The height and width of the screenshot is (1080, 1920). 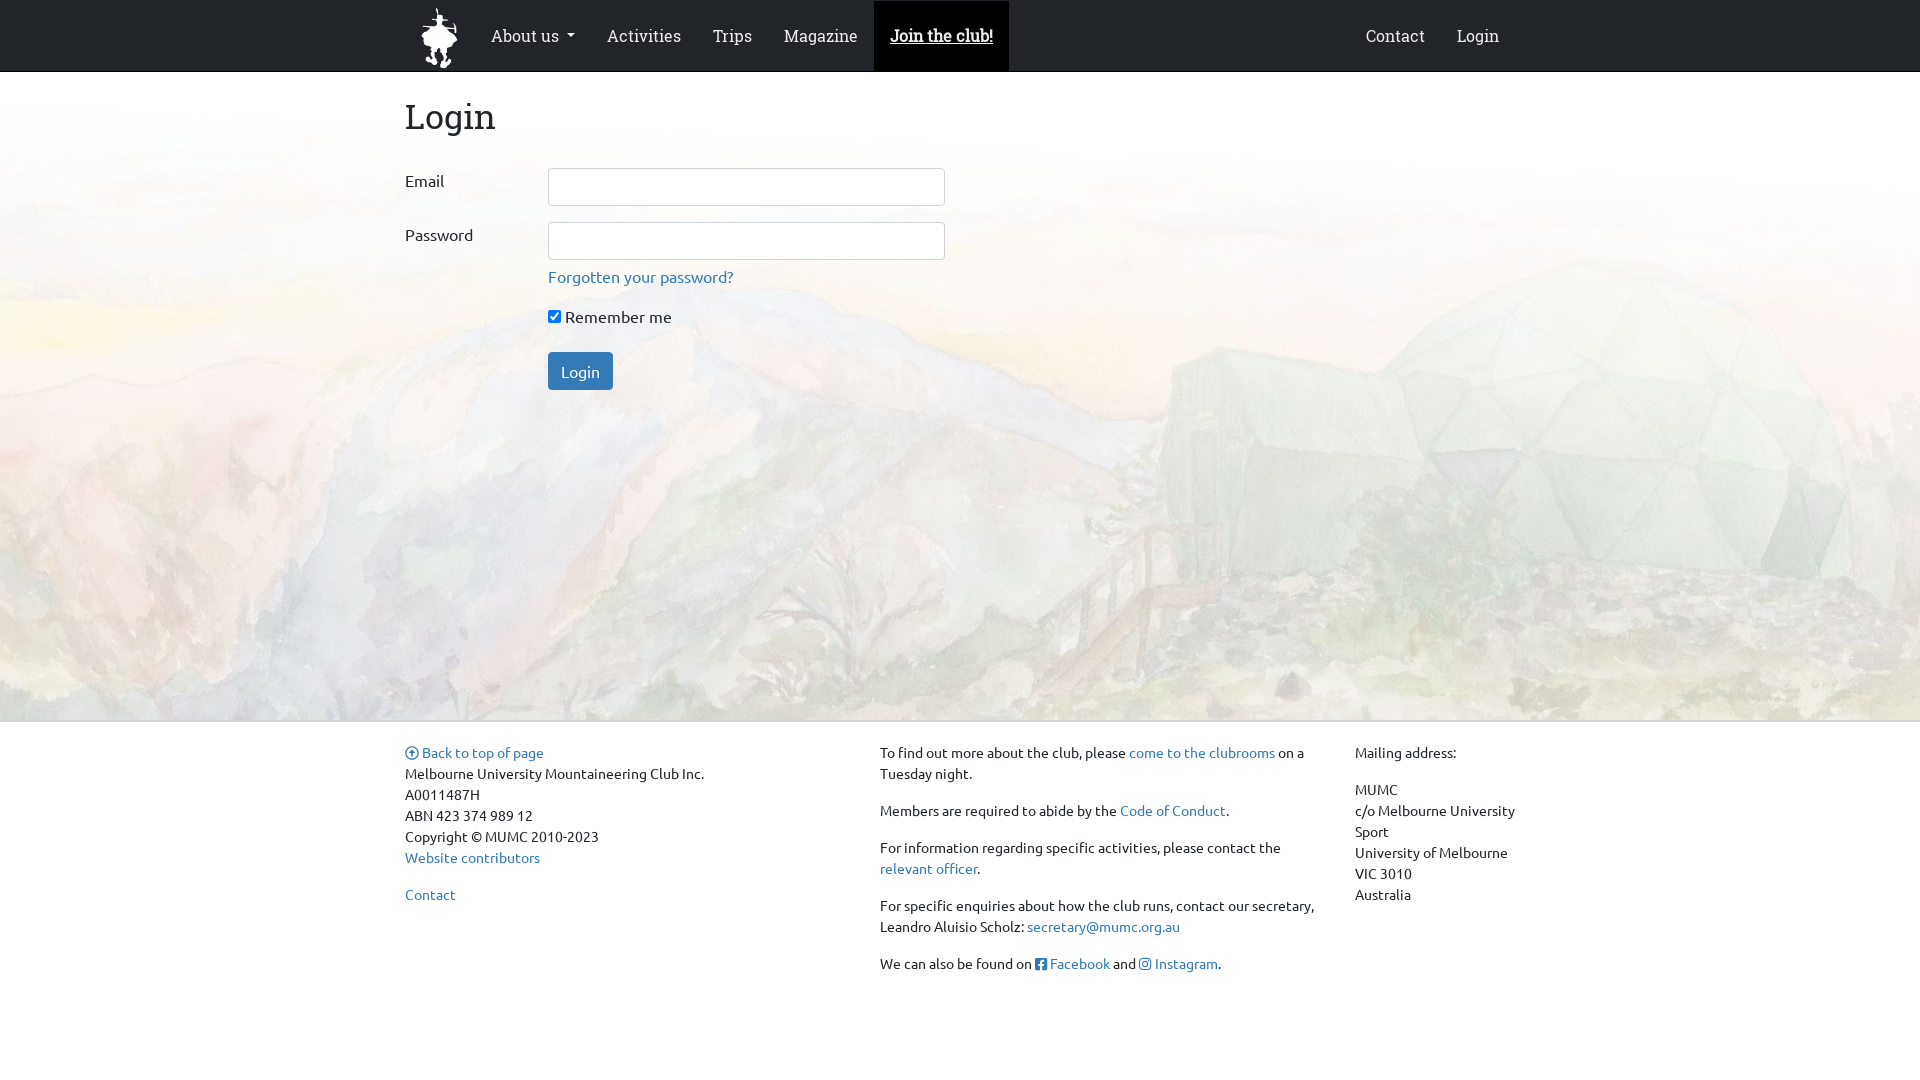 What do you see at coordinates (1118, 810) in the screenshot?
I see `'Code of Conduct'` at bounding box center [1118, 810].